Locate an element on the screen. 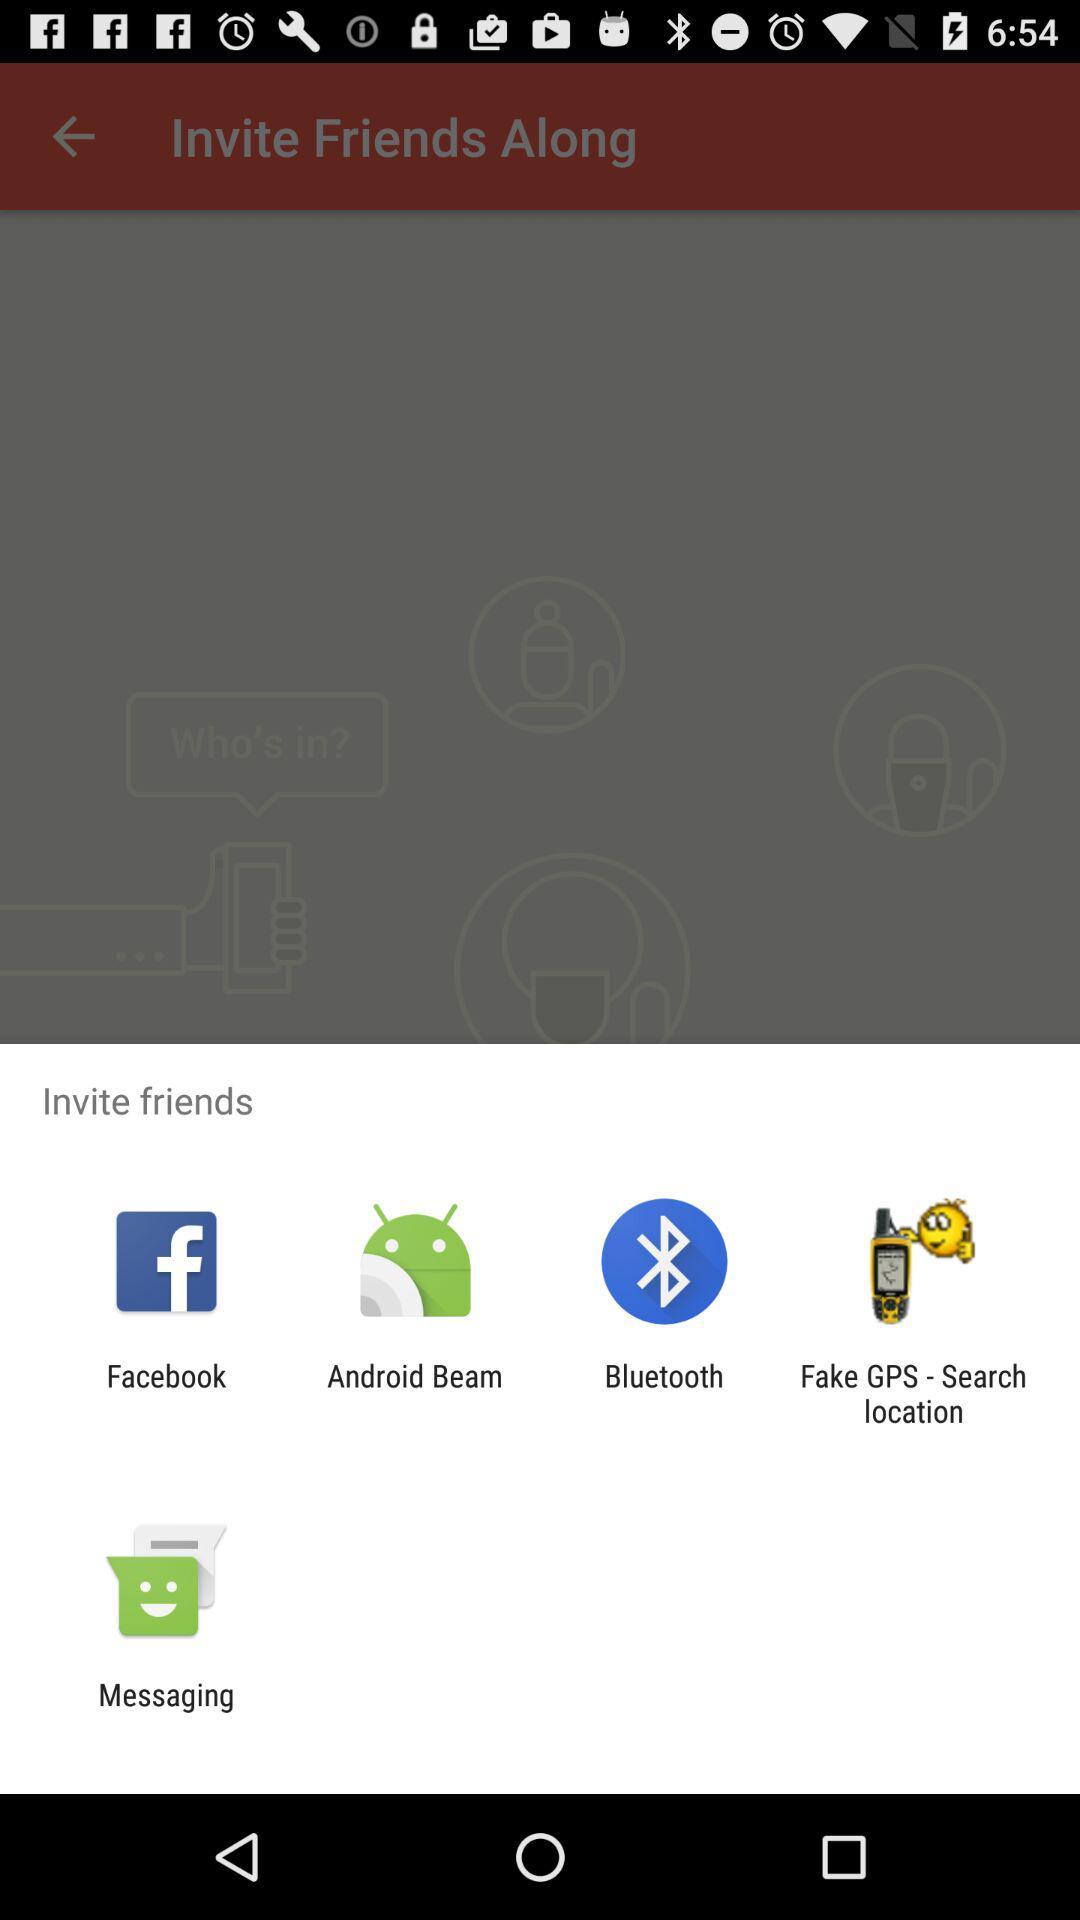 The image size is (1080, 1920). the icon next to the android beam icon is located at coordinates (165, 1392).